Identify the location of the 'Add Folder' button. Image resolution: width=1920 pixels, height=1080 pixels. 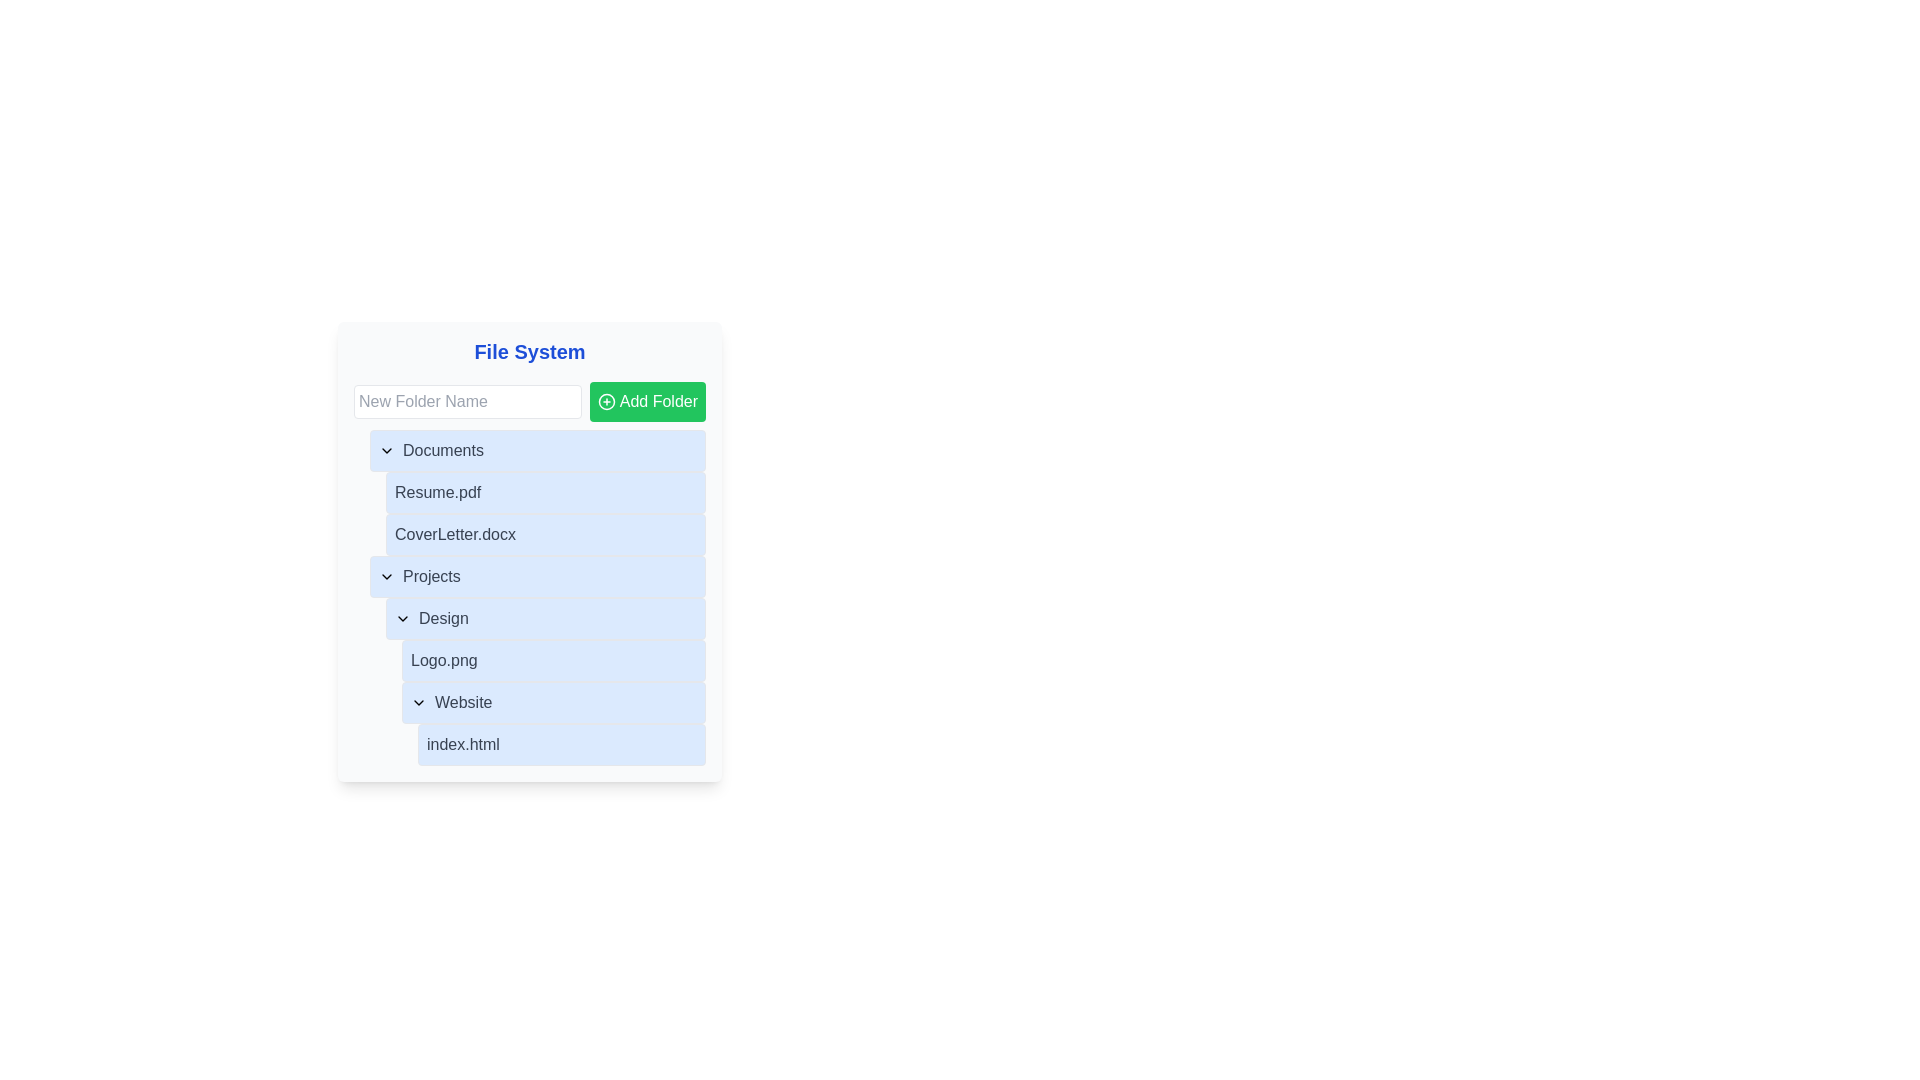
(605, 401).